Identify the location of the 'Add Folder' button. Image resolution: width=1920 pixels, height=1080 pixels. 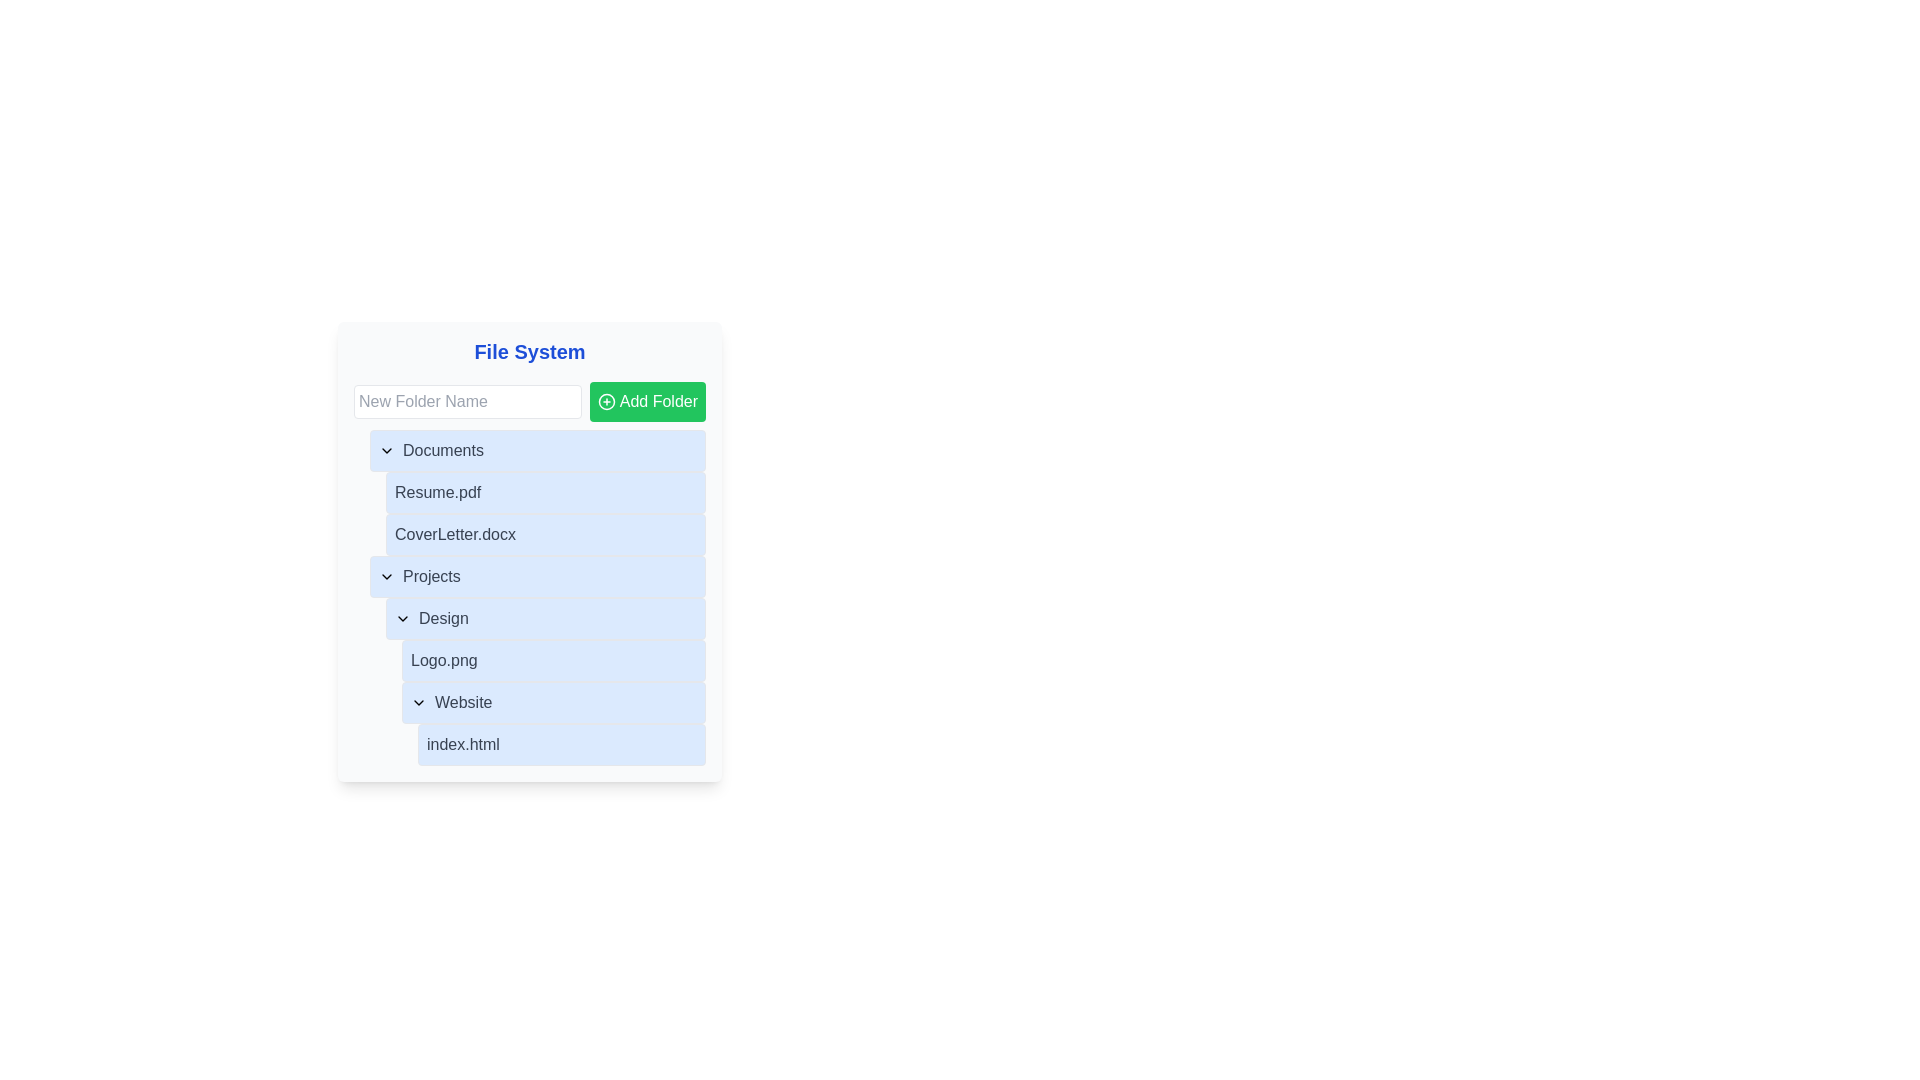
(605, 401).